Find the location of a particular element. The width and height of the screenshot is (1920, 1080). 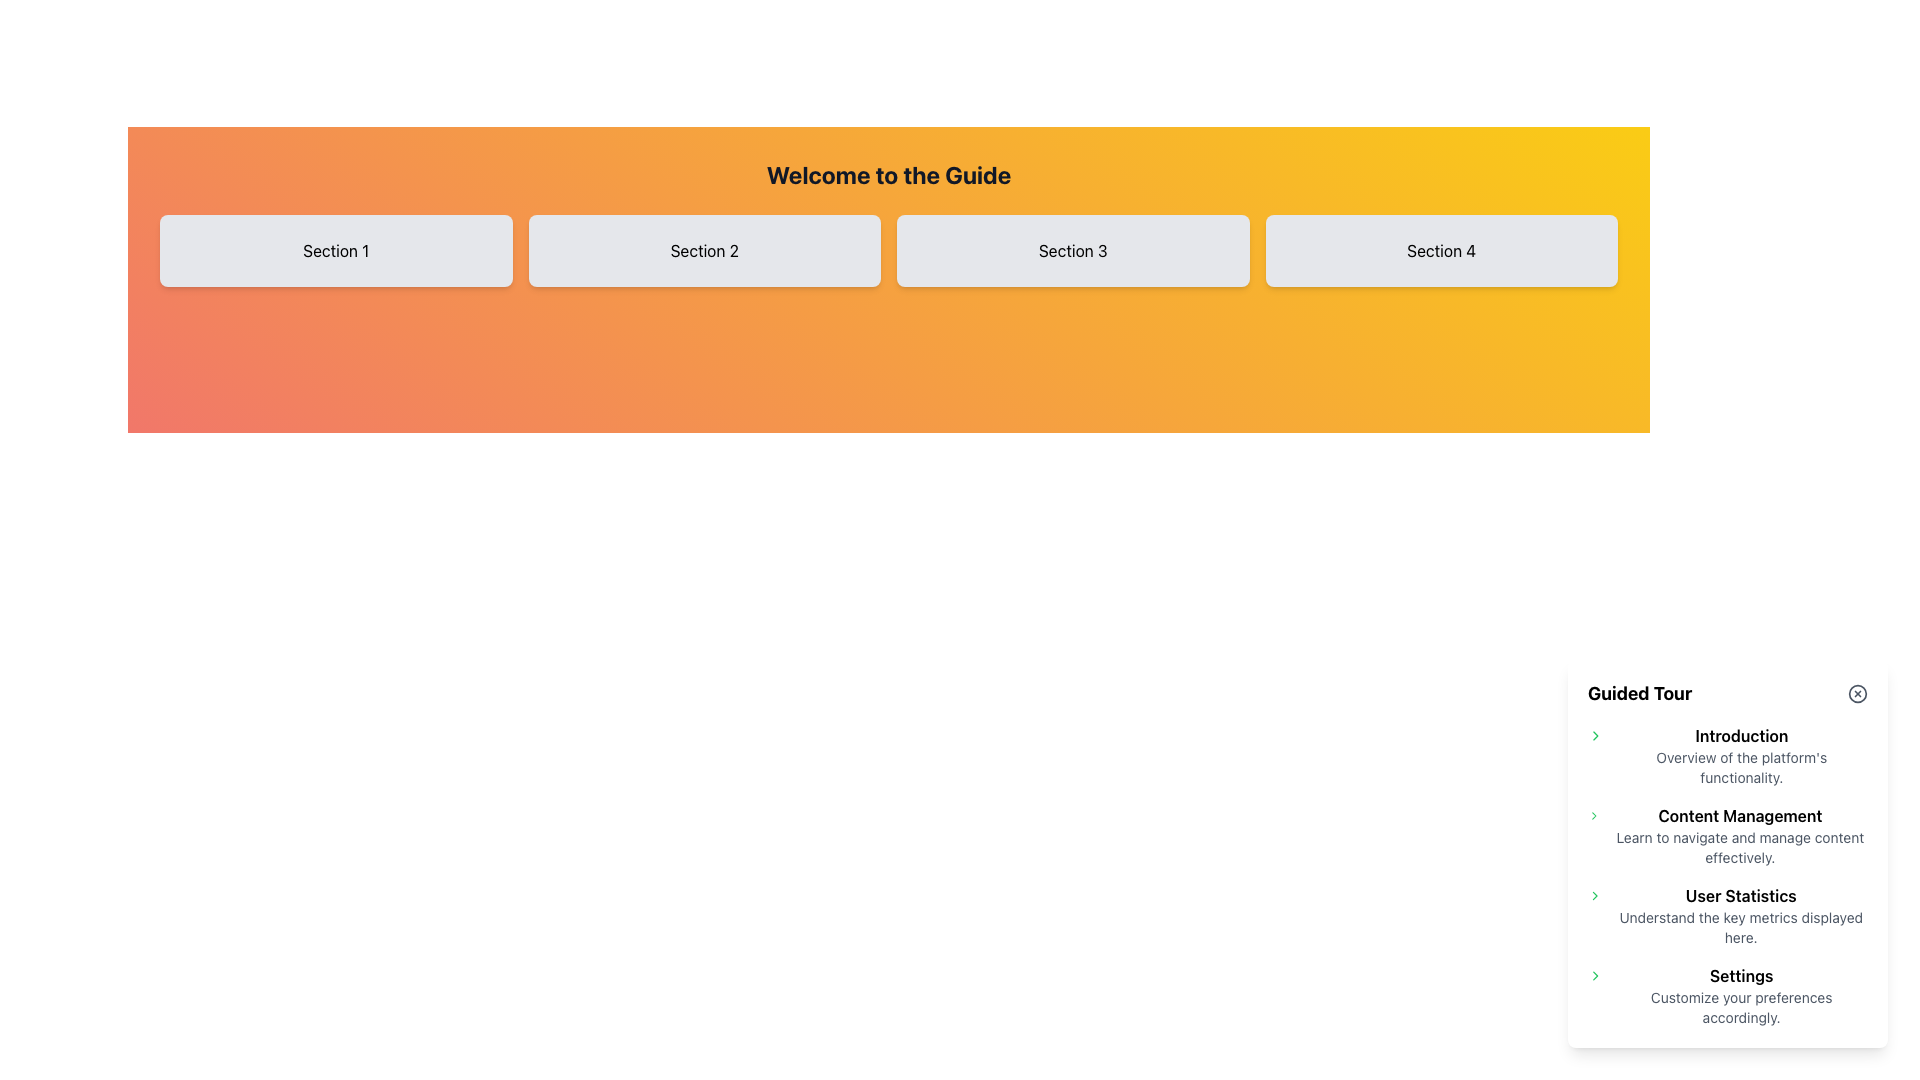

descriptive heading for the 'Settings' section, located in the 'Guided Tour' card below the 'User Statistics' content is located at coordinates (1740, 974).